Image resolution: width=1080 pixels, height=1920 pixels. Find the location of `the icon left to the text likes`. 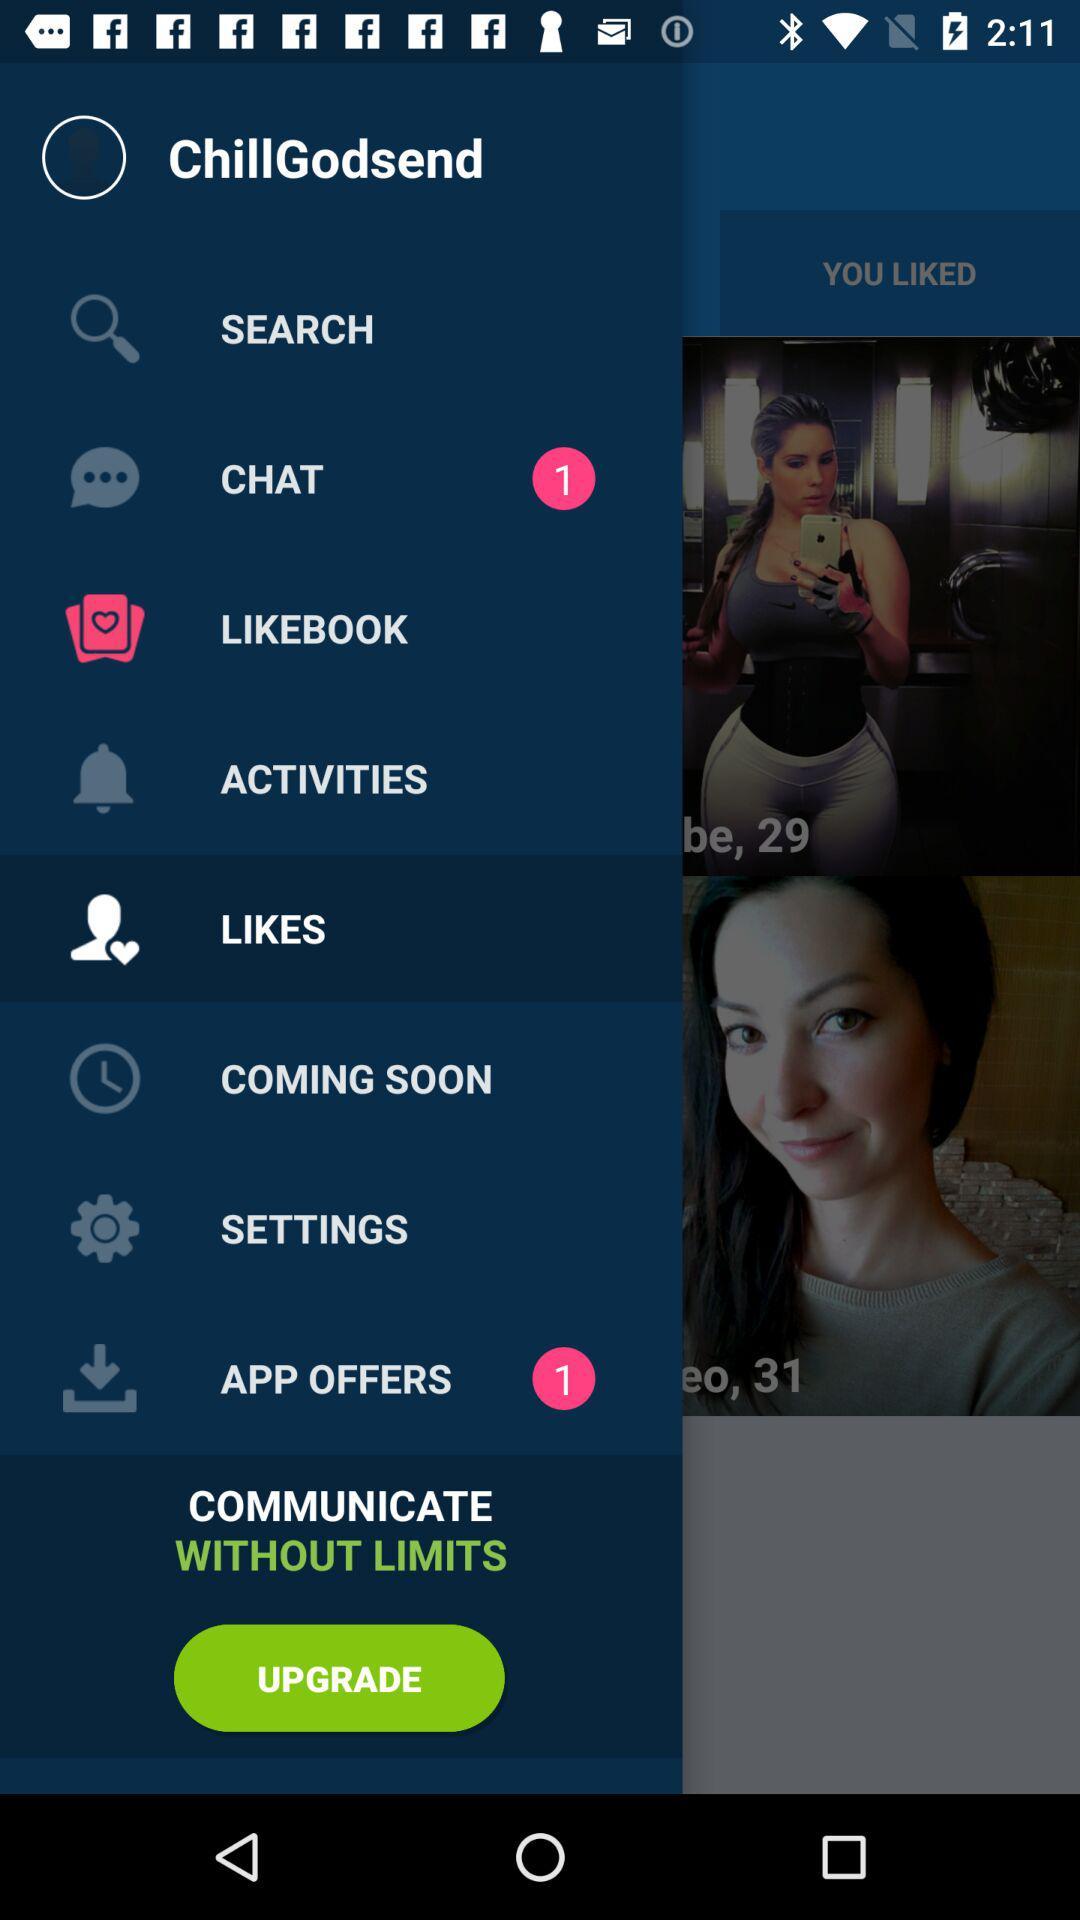

the icon left to the text likes is located at coordinates (104, 928).